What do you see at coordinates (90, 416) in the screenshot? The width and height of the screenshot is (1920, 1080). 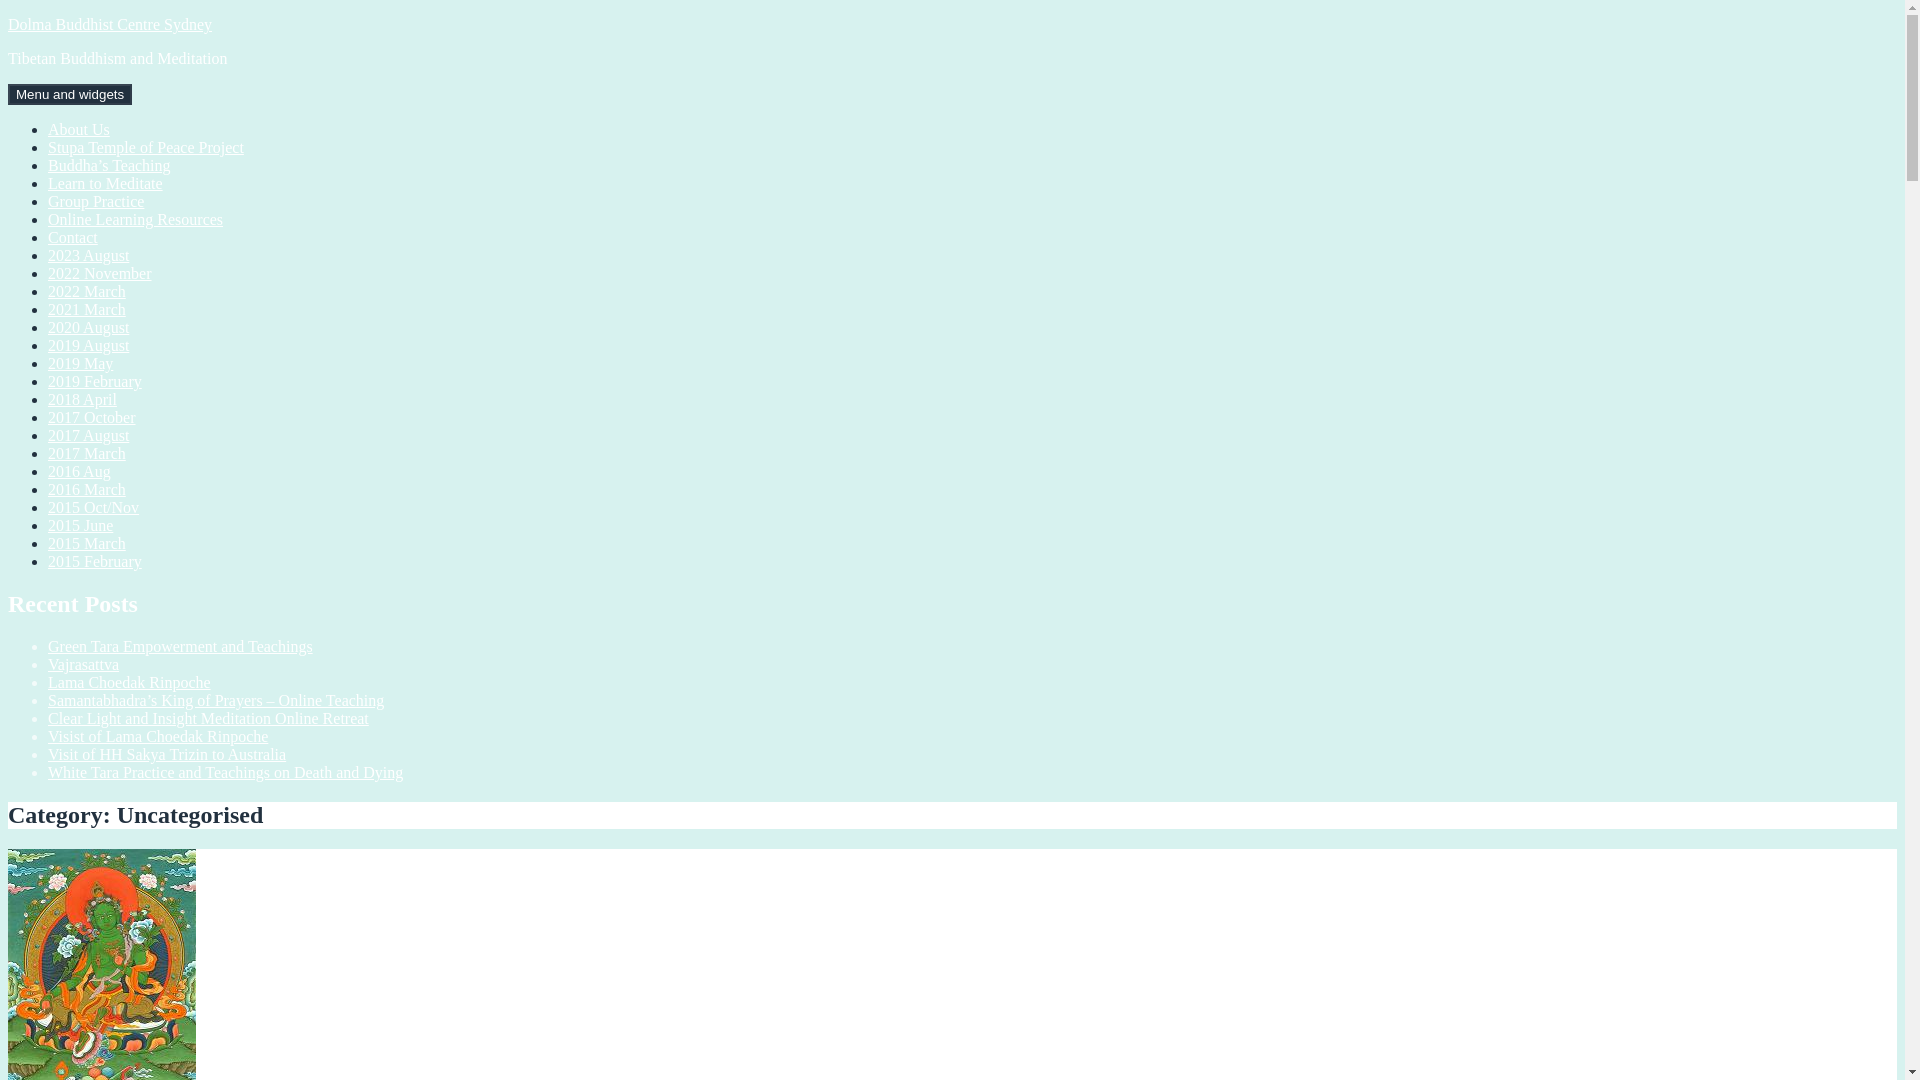 I see `'2017 October'` at bounding box center [90, 416].